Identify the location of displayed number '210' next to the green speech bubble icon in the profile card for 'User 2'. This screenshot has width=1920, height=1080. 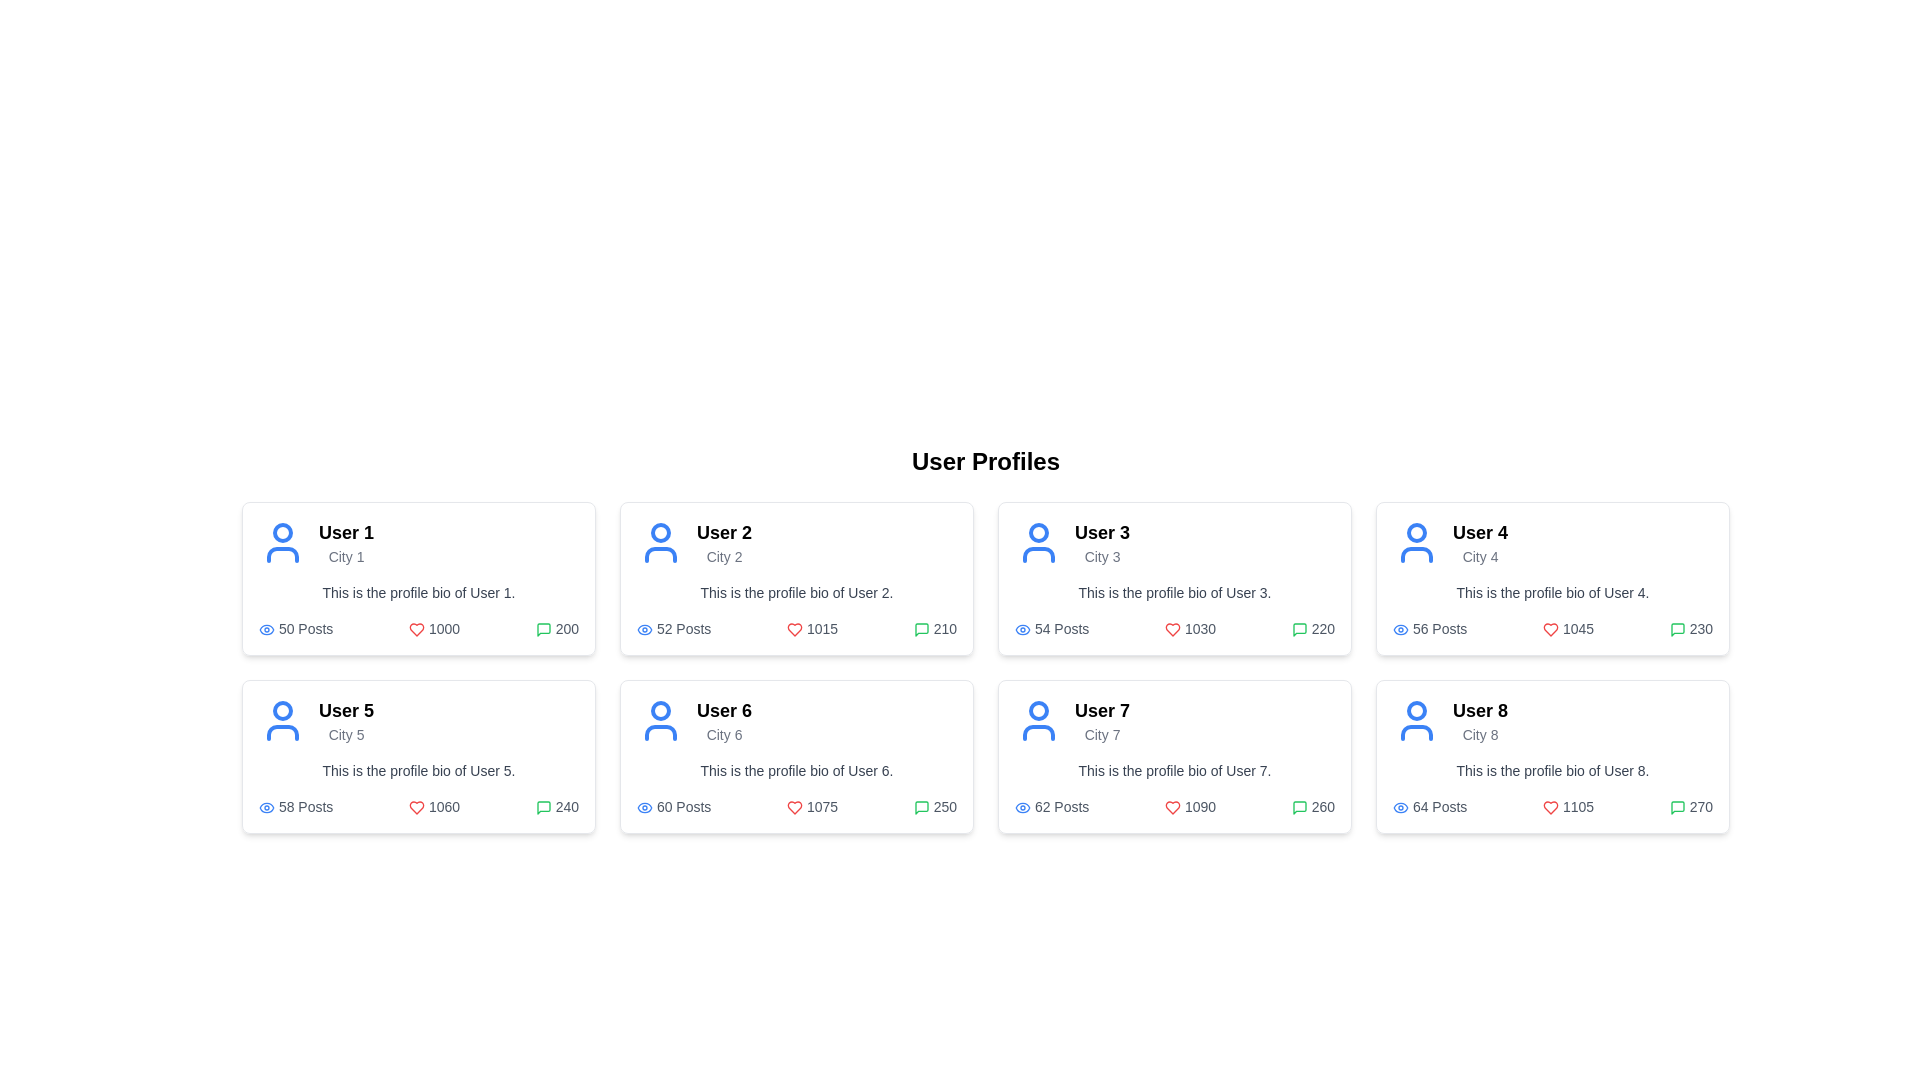
(934, 627).